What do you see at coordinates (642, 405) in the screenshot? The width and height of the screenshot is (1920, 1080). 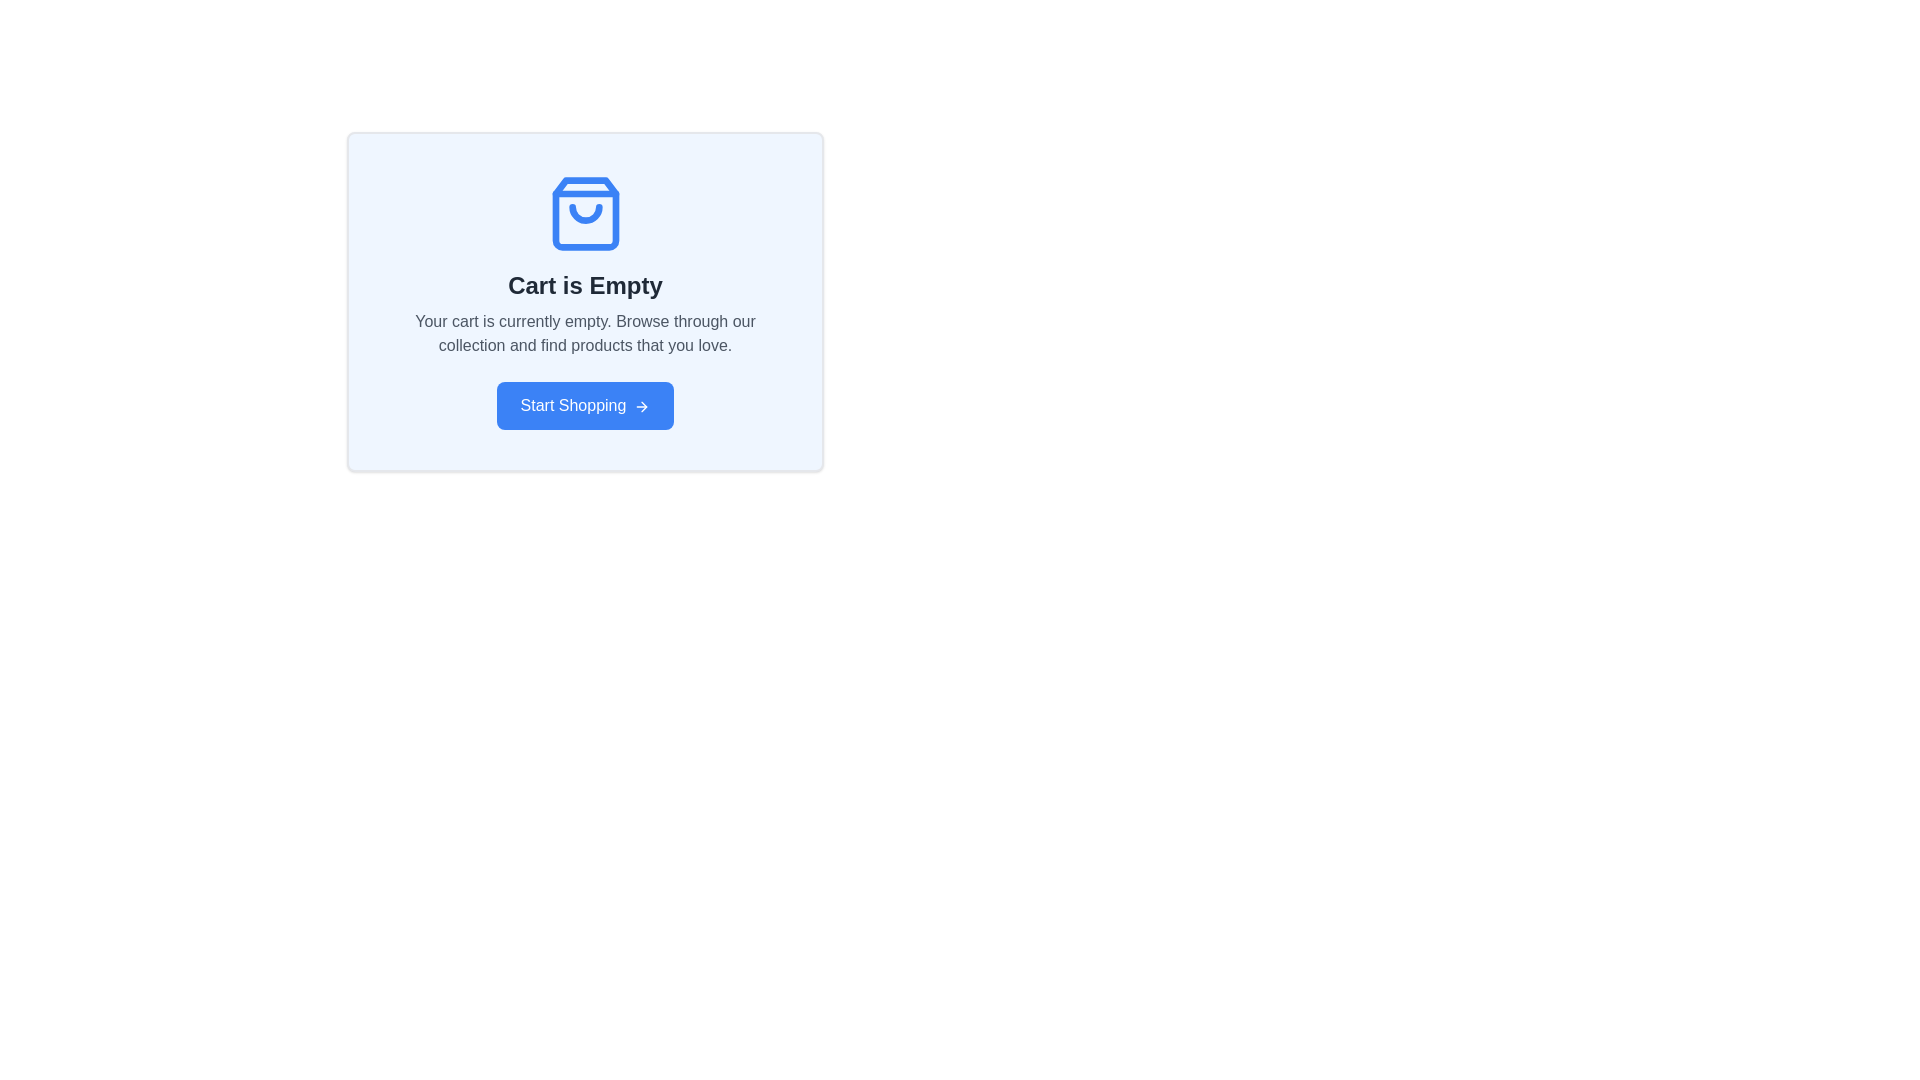 I see `the appearance of the rightward-pointing arrow icon located within the 'Start Shopping' button at the bottom center of the 'Cart is Empty' card` at bounding box center [642, 405].